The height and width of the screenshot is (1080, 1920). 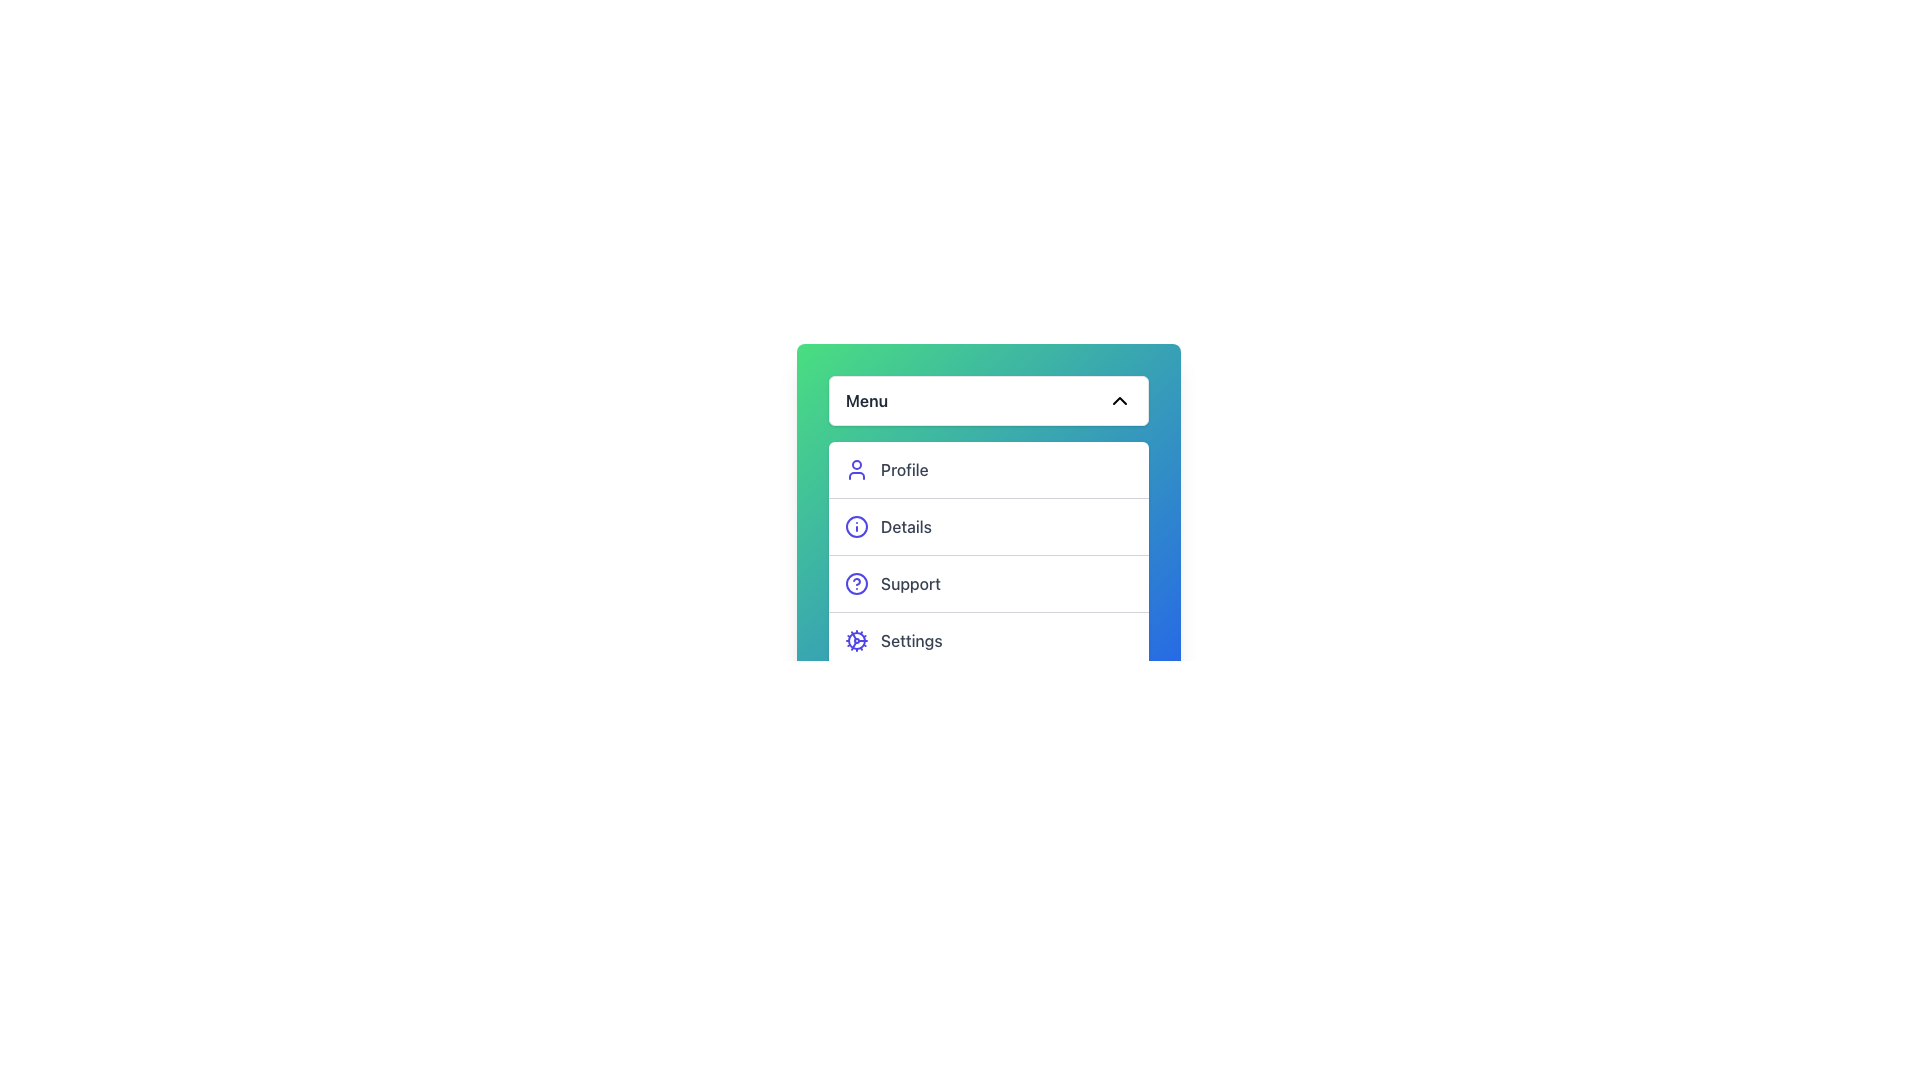 What do you see at coordinates (903, 470) in the screenshot?
I see `the 'Profile' menu option text label located in the vertical menu, which is the first item in the list of options` at bounding box center [903, 470].